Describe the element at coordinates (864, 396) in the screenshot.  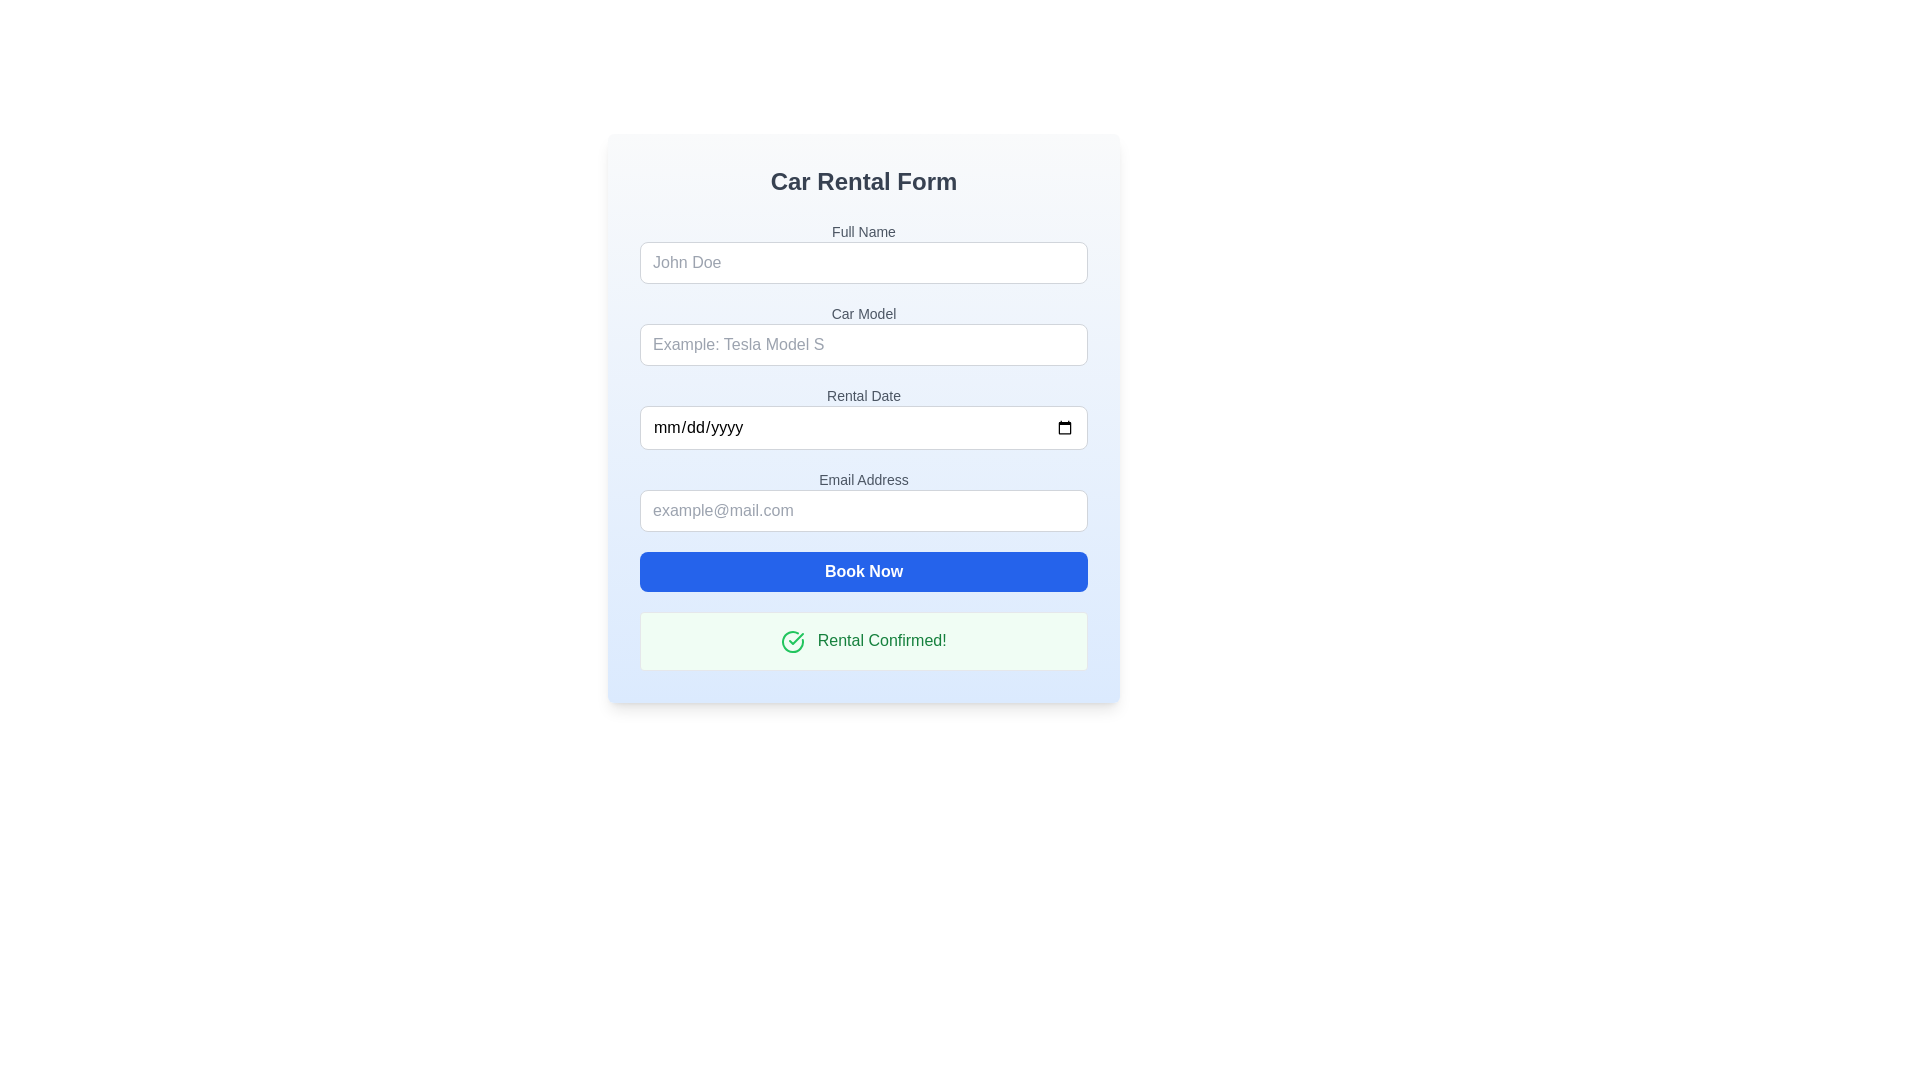
I see `the text label that indicates the rental date input field, which is located above the 'mm/dd/yyyy' input field and below the 'Car Model' input field` at that location.